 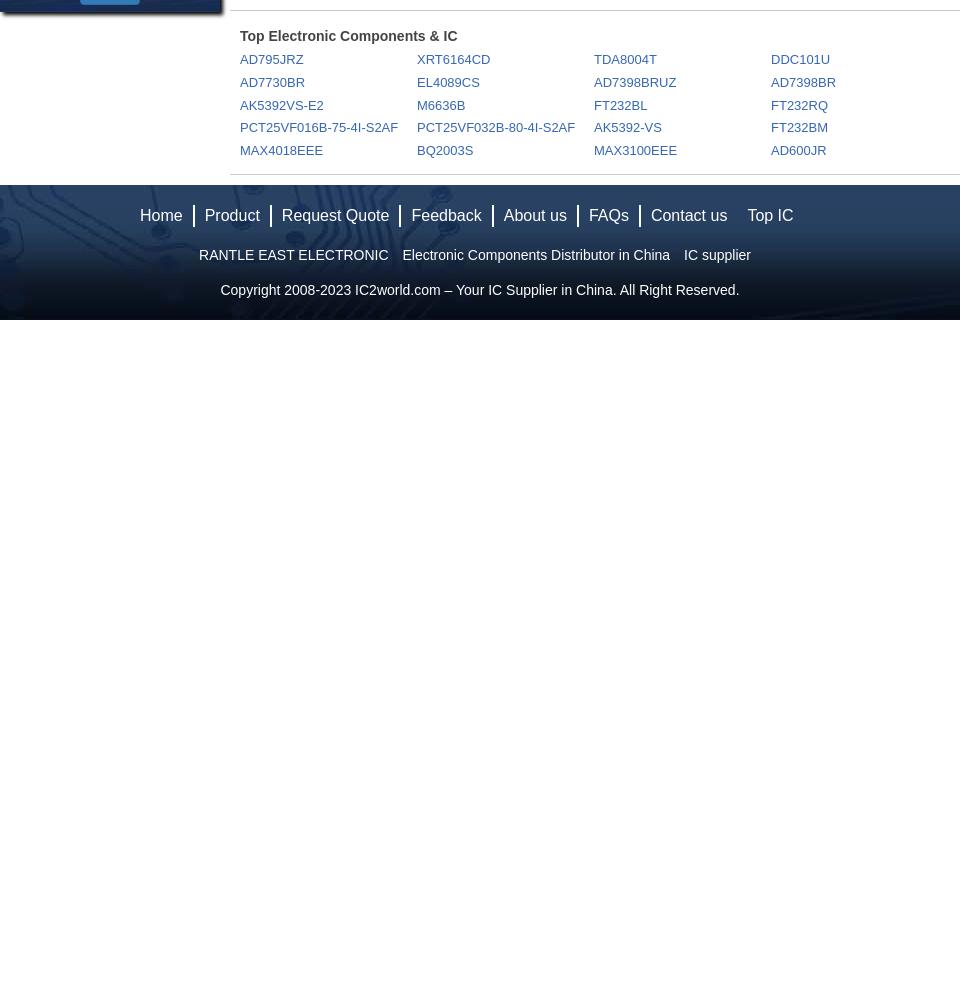 What do you see at coordinates (502, 214) in the screenshot?
I see `'About us'` at bounding box center [502, 214].